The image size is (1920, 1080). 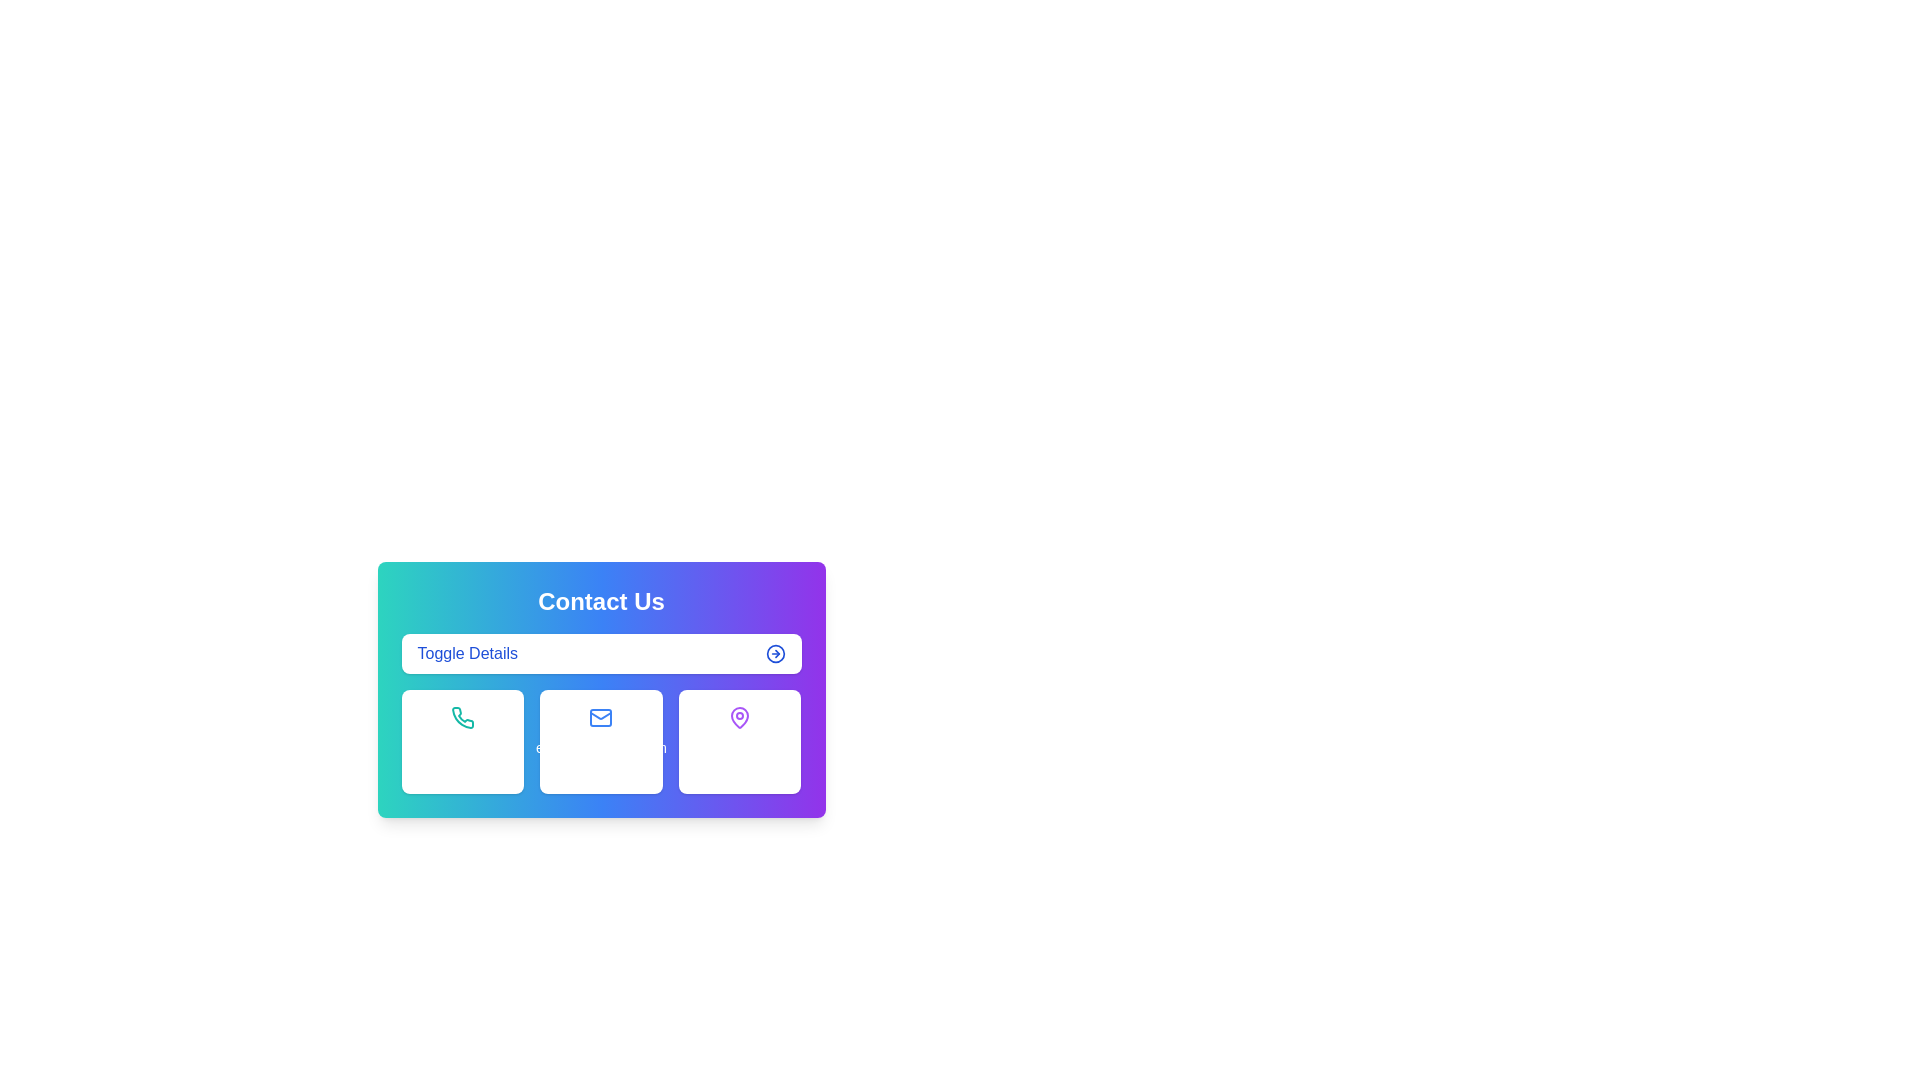 I want to click on the teal telephone receiver icon located within the leftmost white square card of the Contact Us panel, so click(x=461, y=716).